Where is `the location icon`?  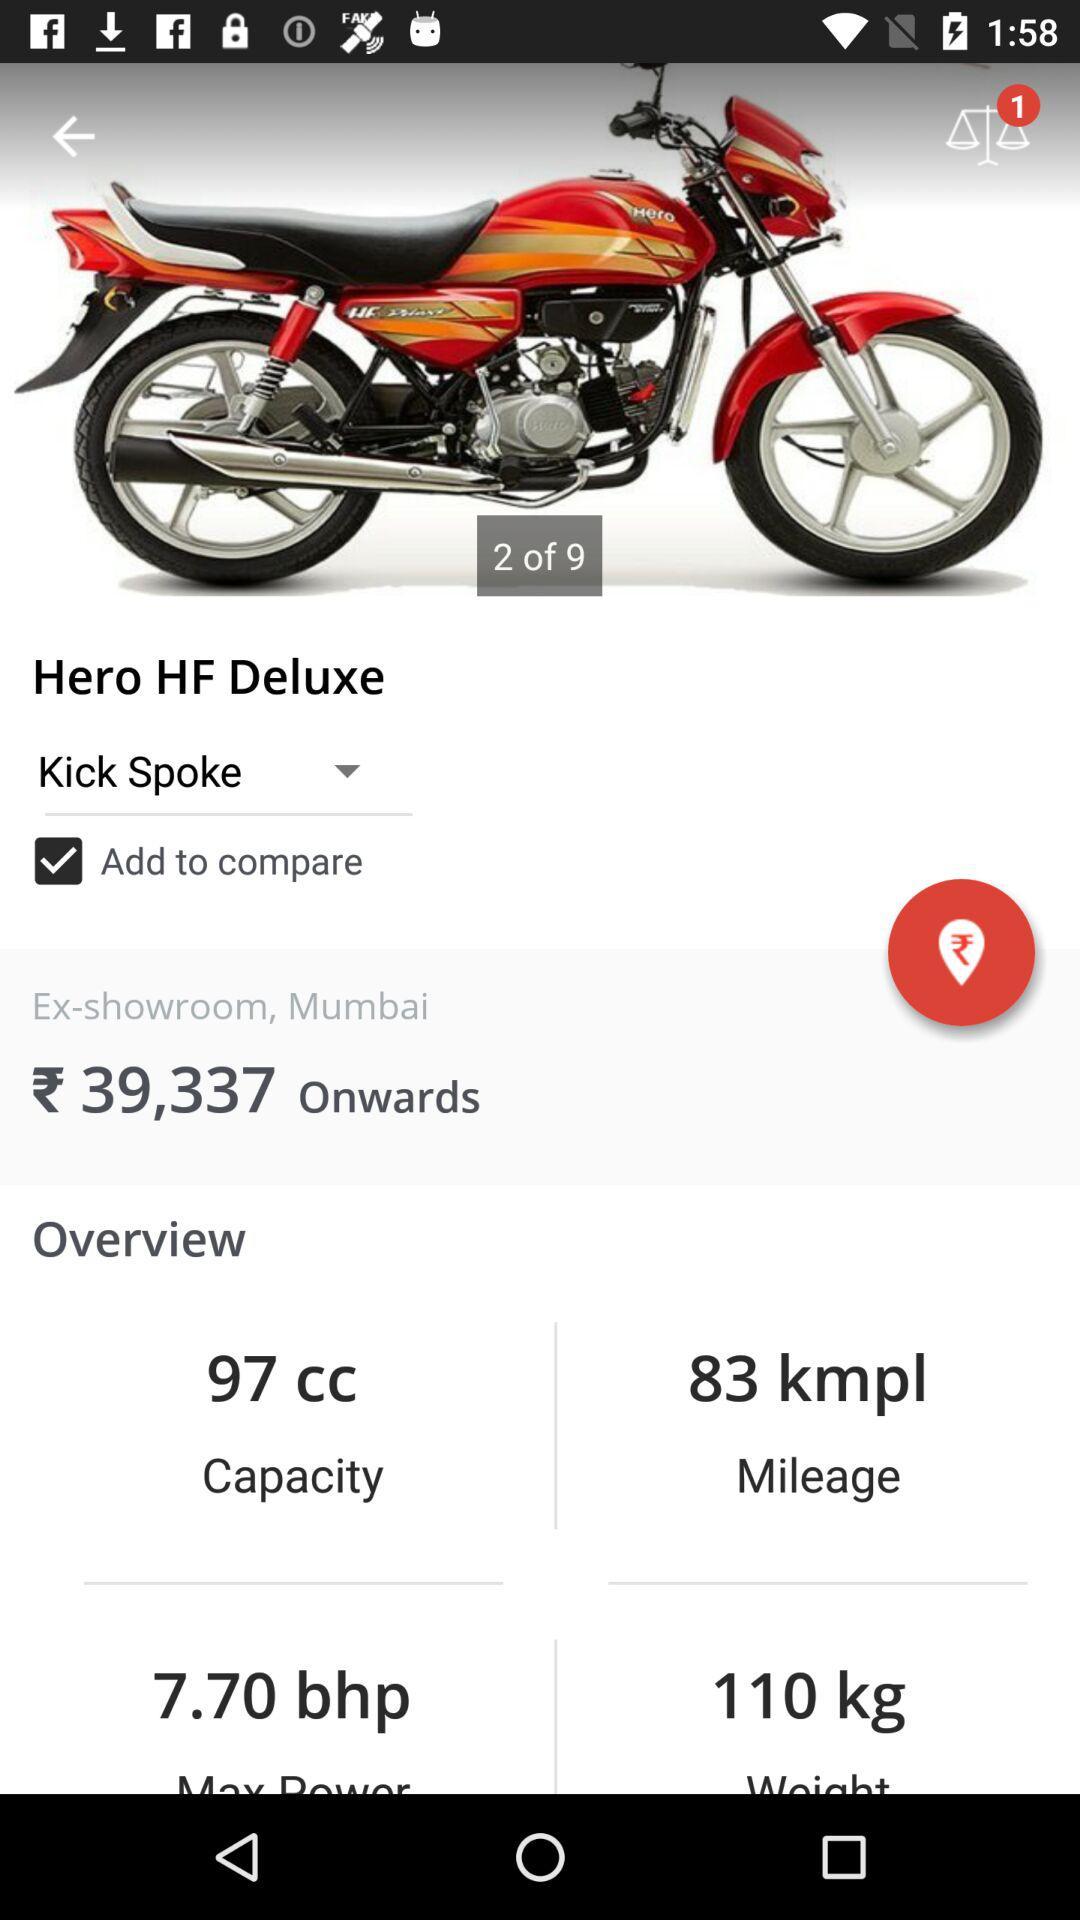
the location icon is located at coordinates (960, 951).